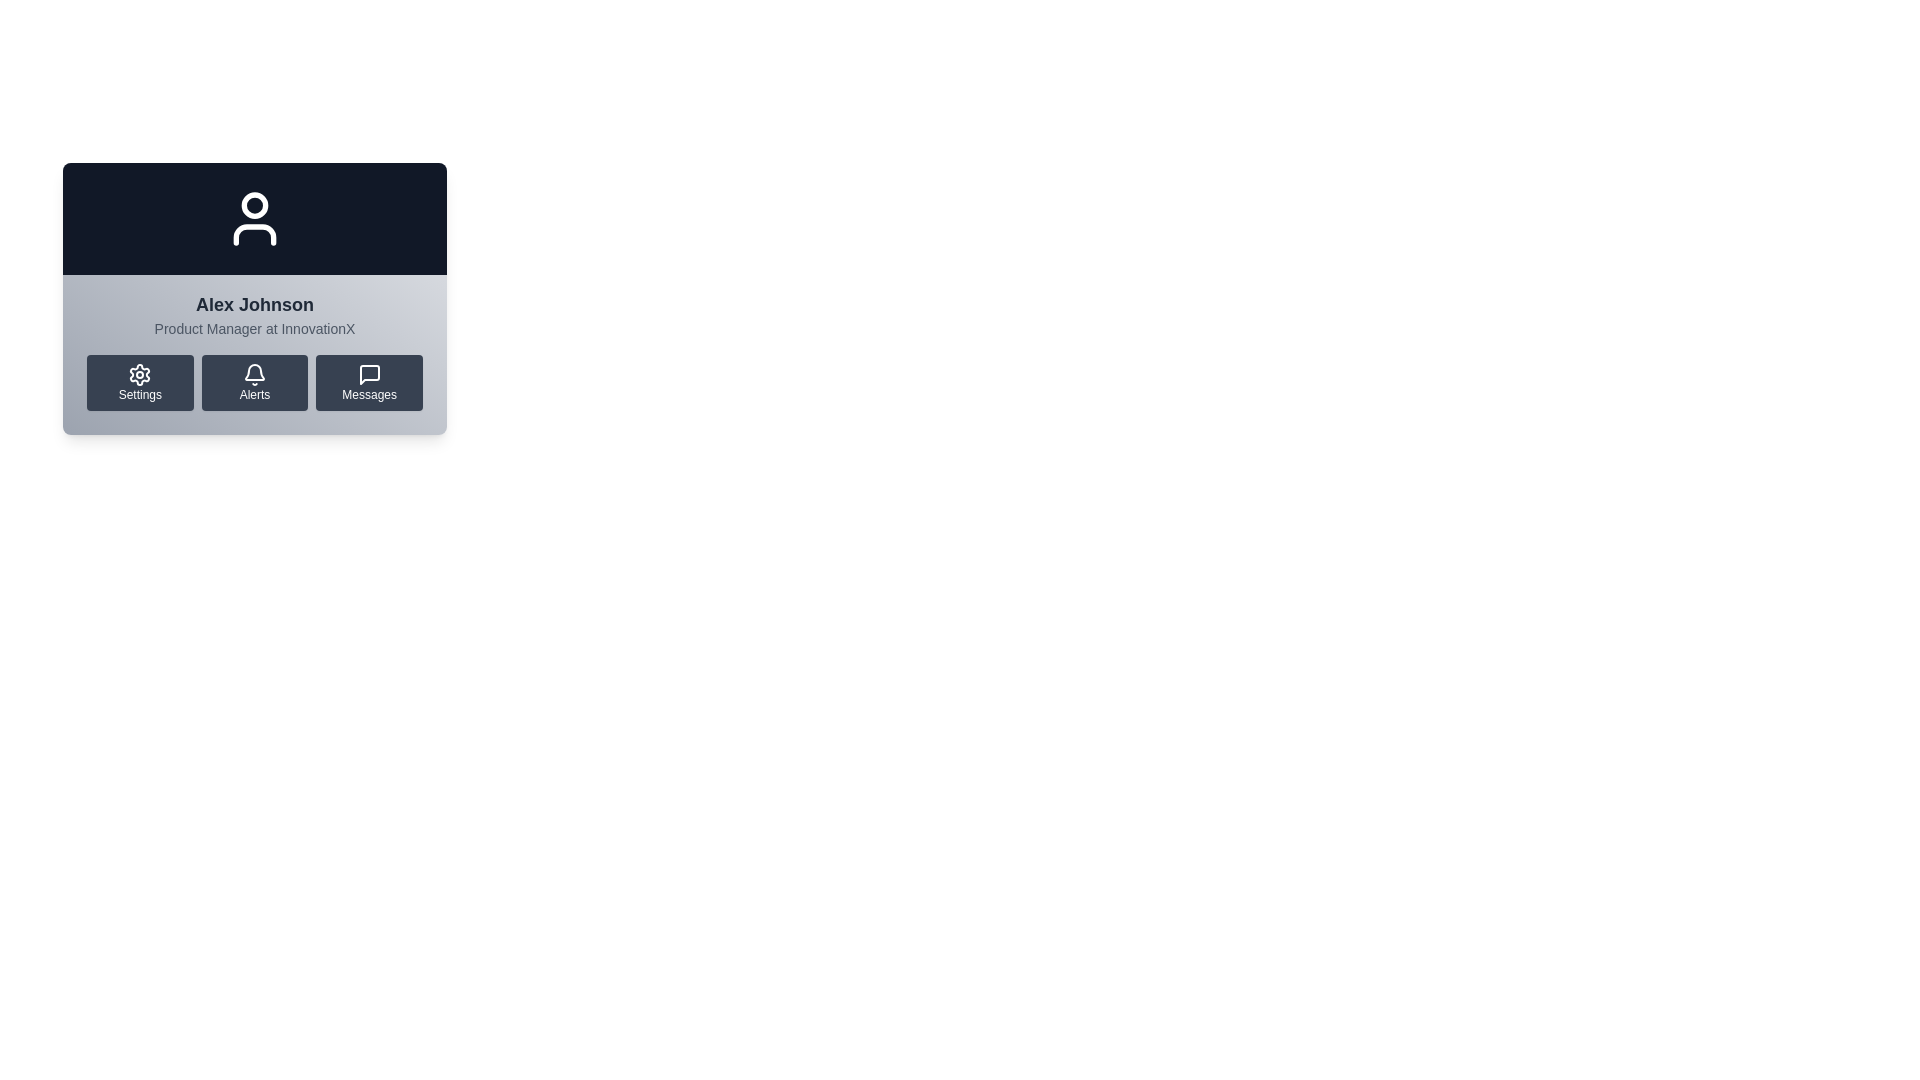  Describe the element at coordinates (369, 374) in the screenshot. I see `the decorative speech bubble icon embedded within the 'Messages' button located at the bottom of the interface card` at that location.